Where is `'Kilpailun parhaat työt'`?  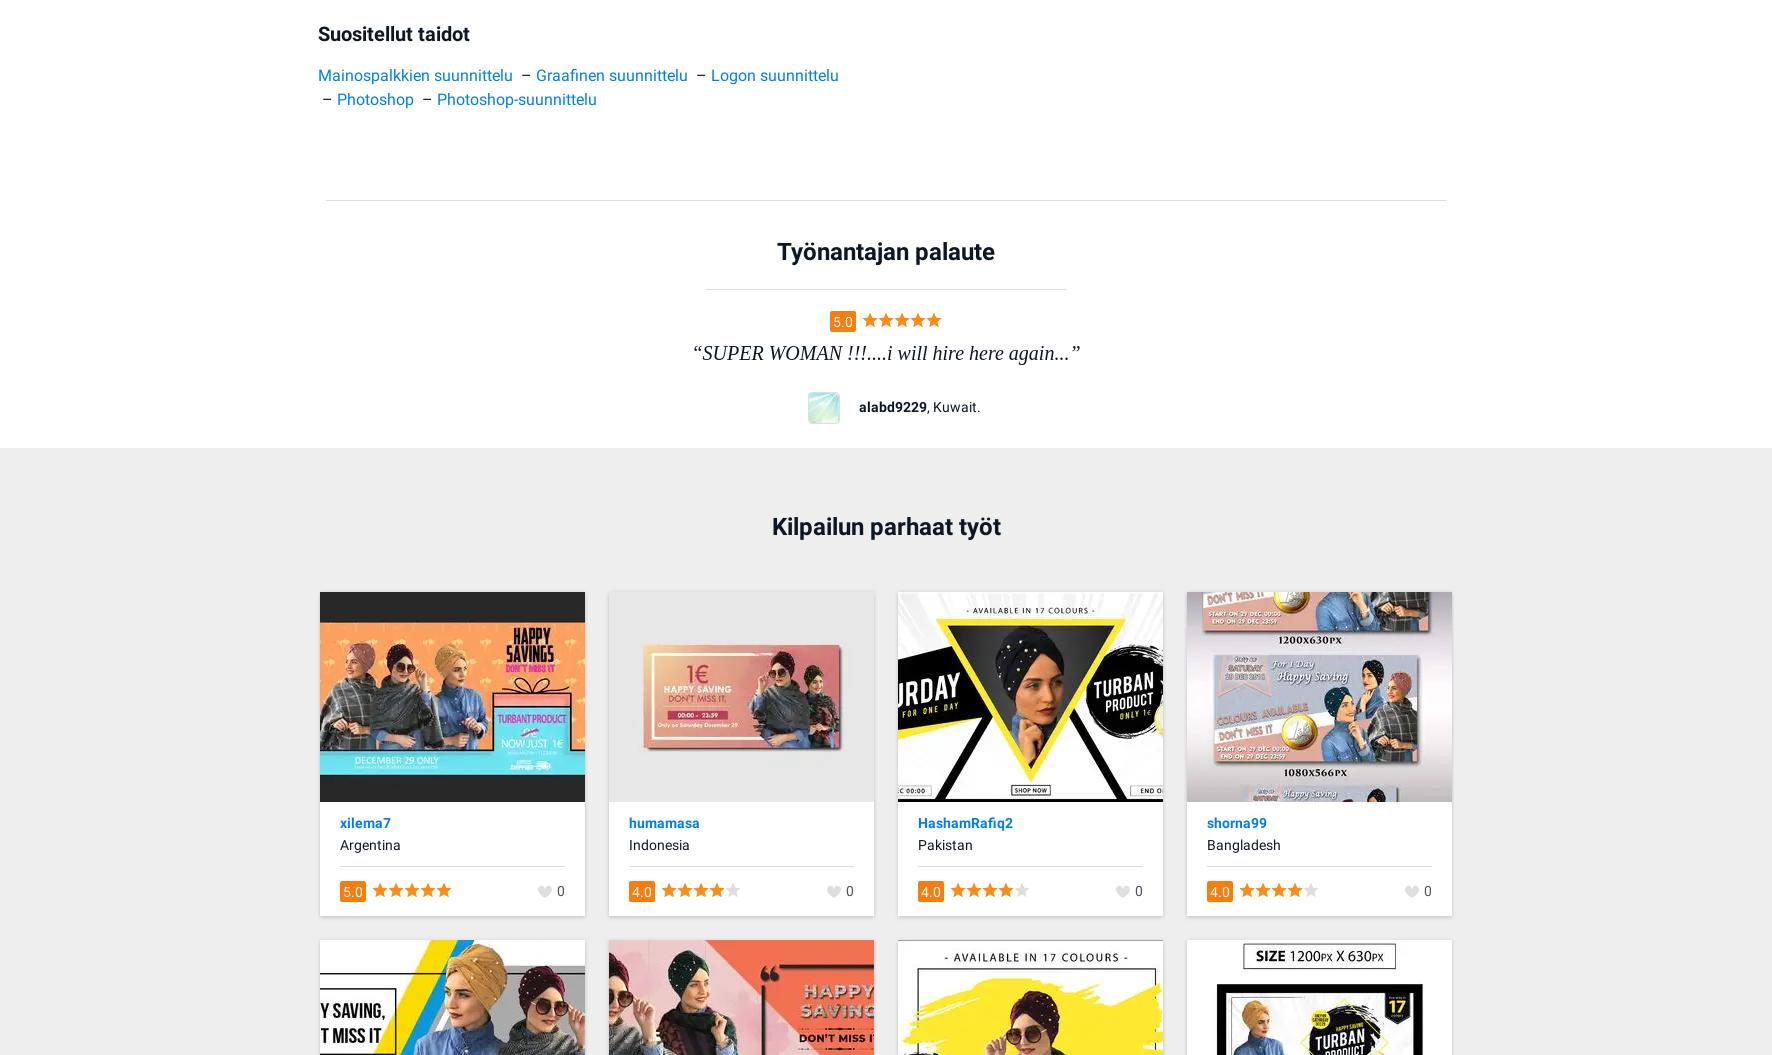
'Kilpailun parhaat työt' is located at coordinates (885, 526).